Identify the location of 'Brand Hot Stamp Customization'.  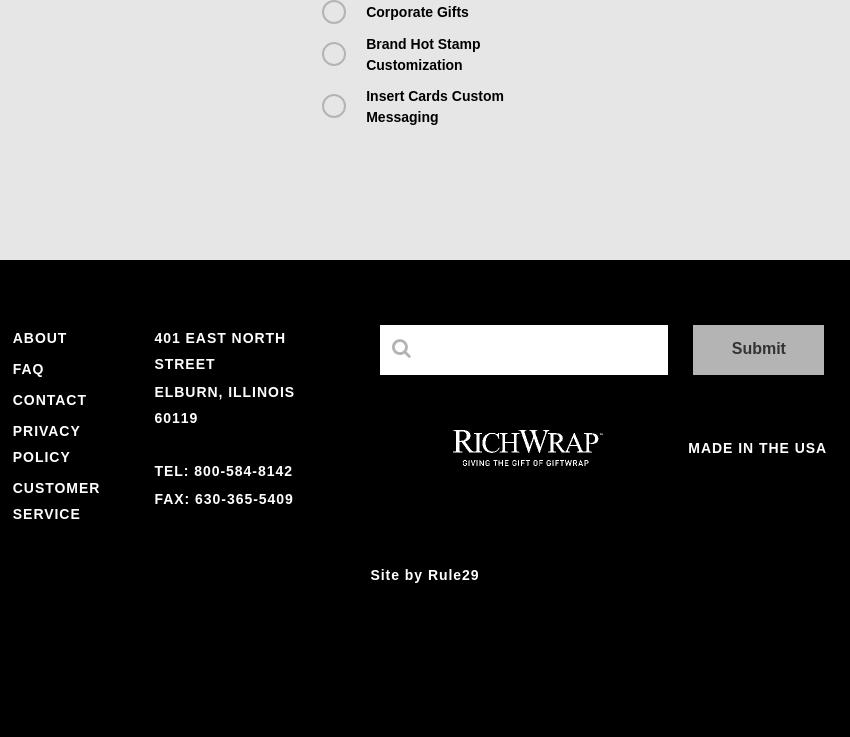
(422, 53).